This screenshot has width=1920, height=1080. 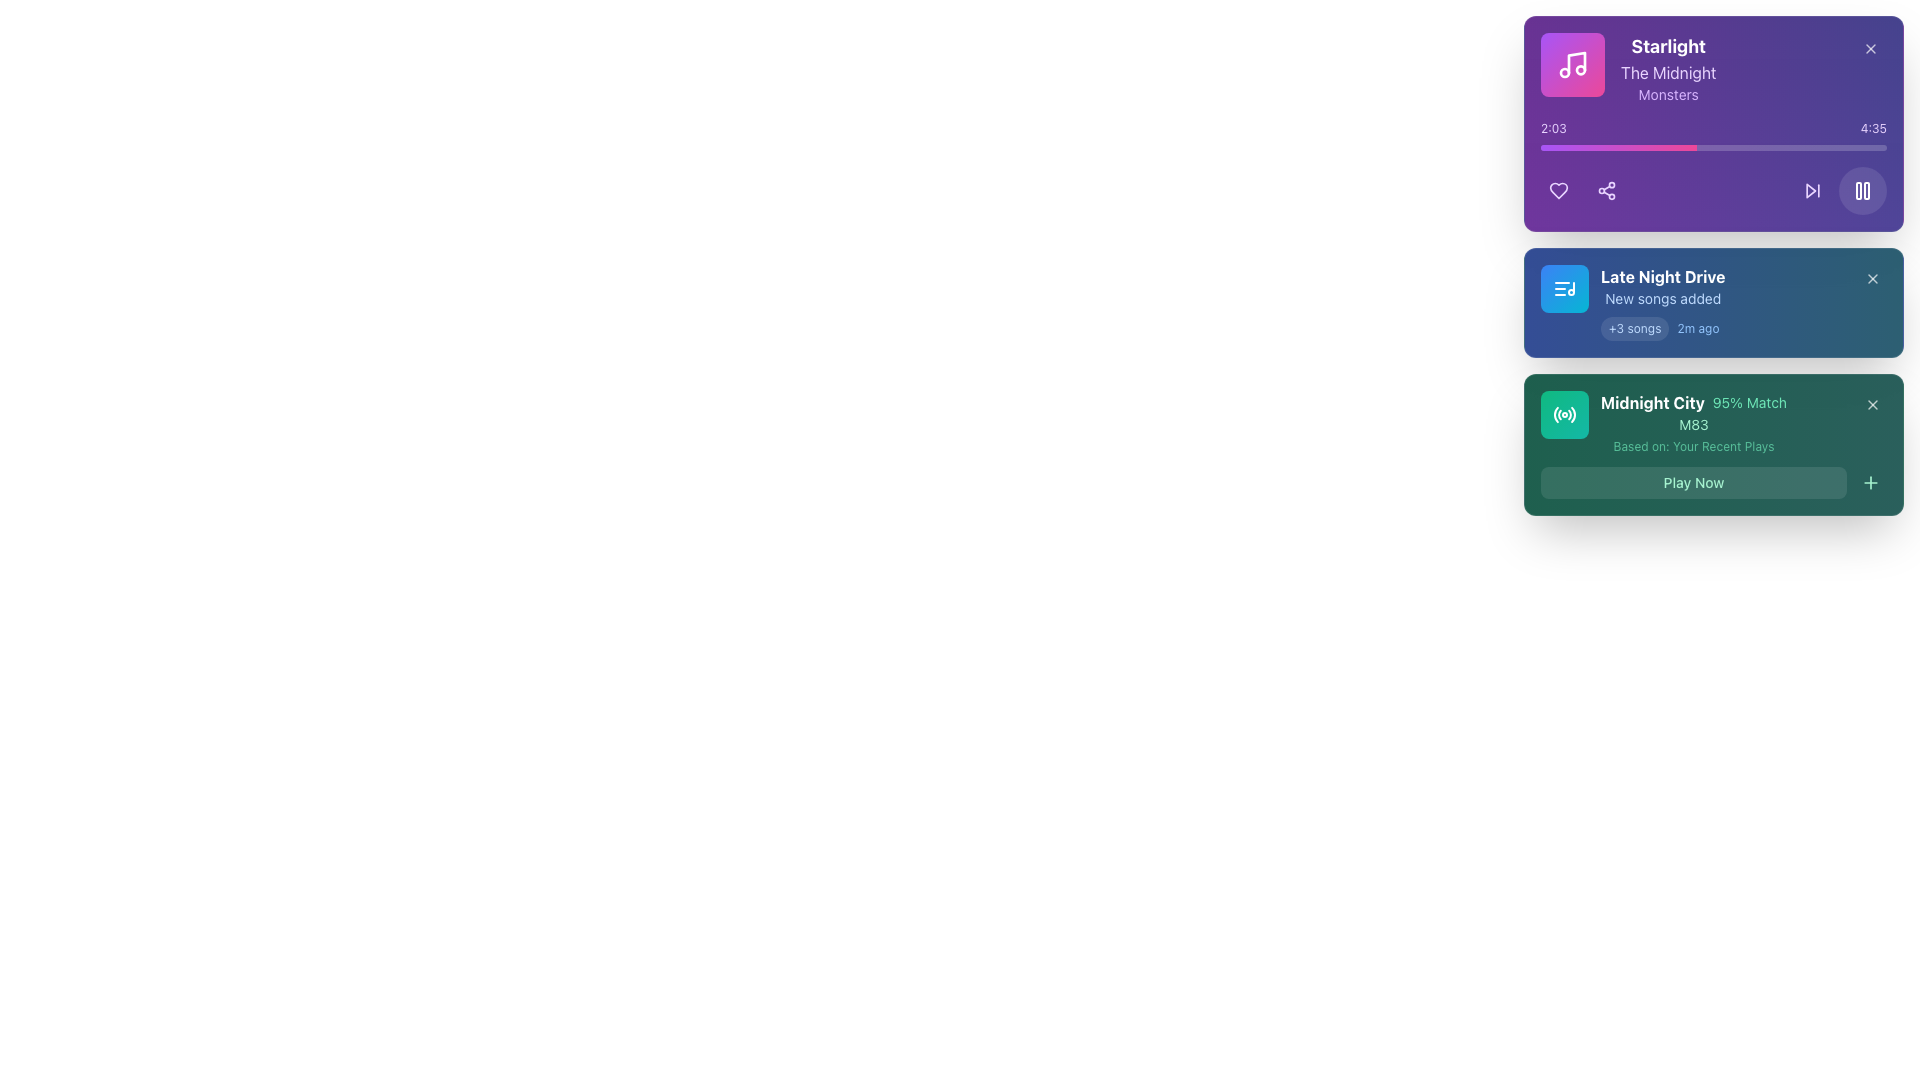 What do you see at coordinates (1712, 128) in the screenshot?
I see `the text-based time display showing '2:03' on the left and '4:35' on the right` at bounding box center [1712, 128].